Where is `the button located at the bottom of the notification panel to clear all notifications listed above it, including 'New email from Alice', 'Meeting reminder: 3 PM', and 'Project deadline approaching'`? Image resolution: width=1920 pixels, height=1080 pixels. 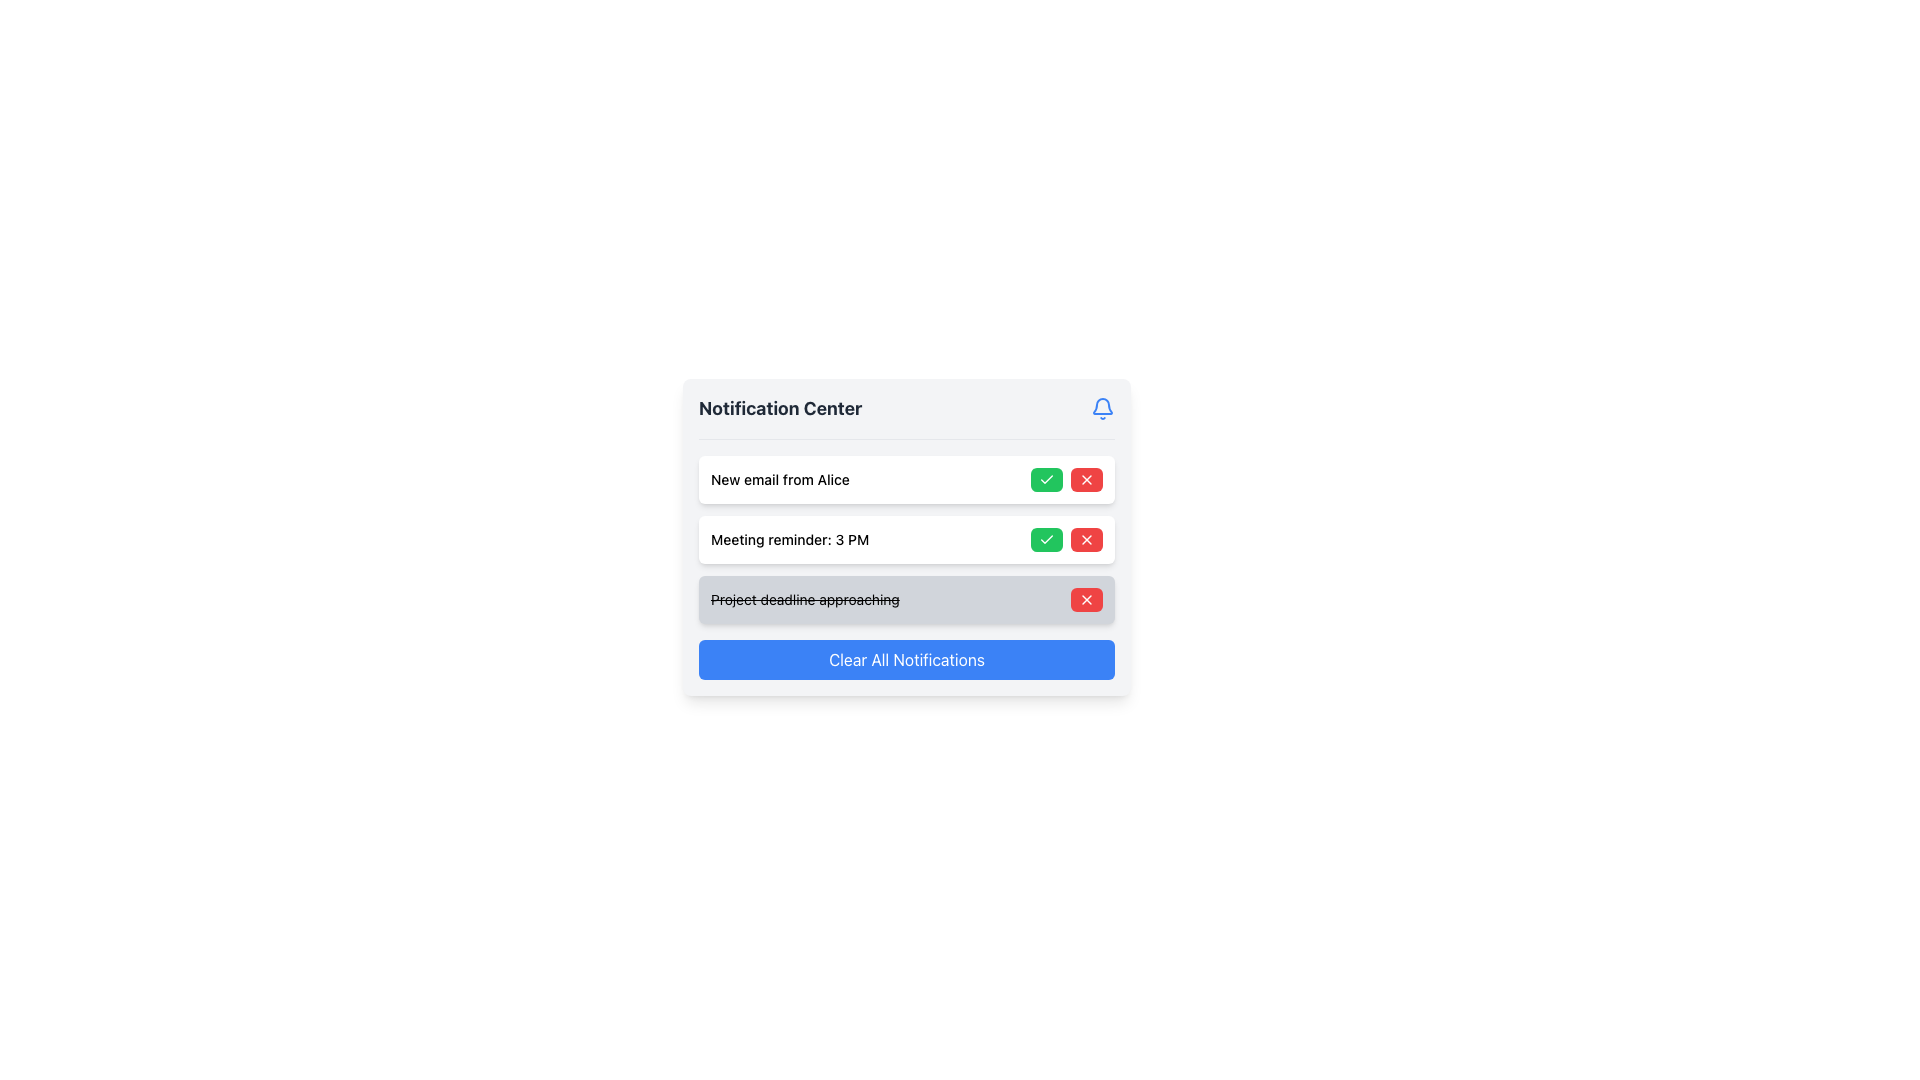 the button located at the bottom of the notification panel to clear all notifications listed above it, including 'New email from Alice', 'Meeting reminder: 3 PM', and 'Project deadline approaching' is located at coordinates (906, 659).